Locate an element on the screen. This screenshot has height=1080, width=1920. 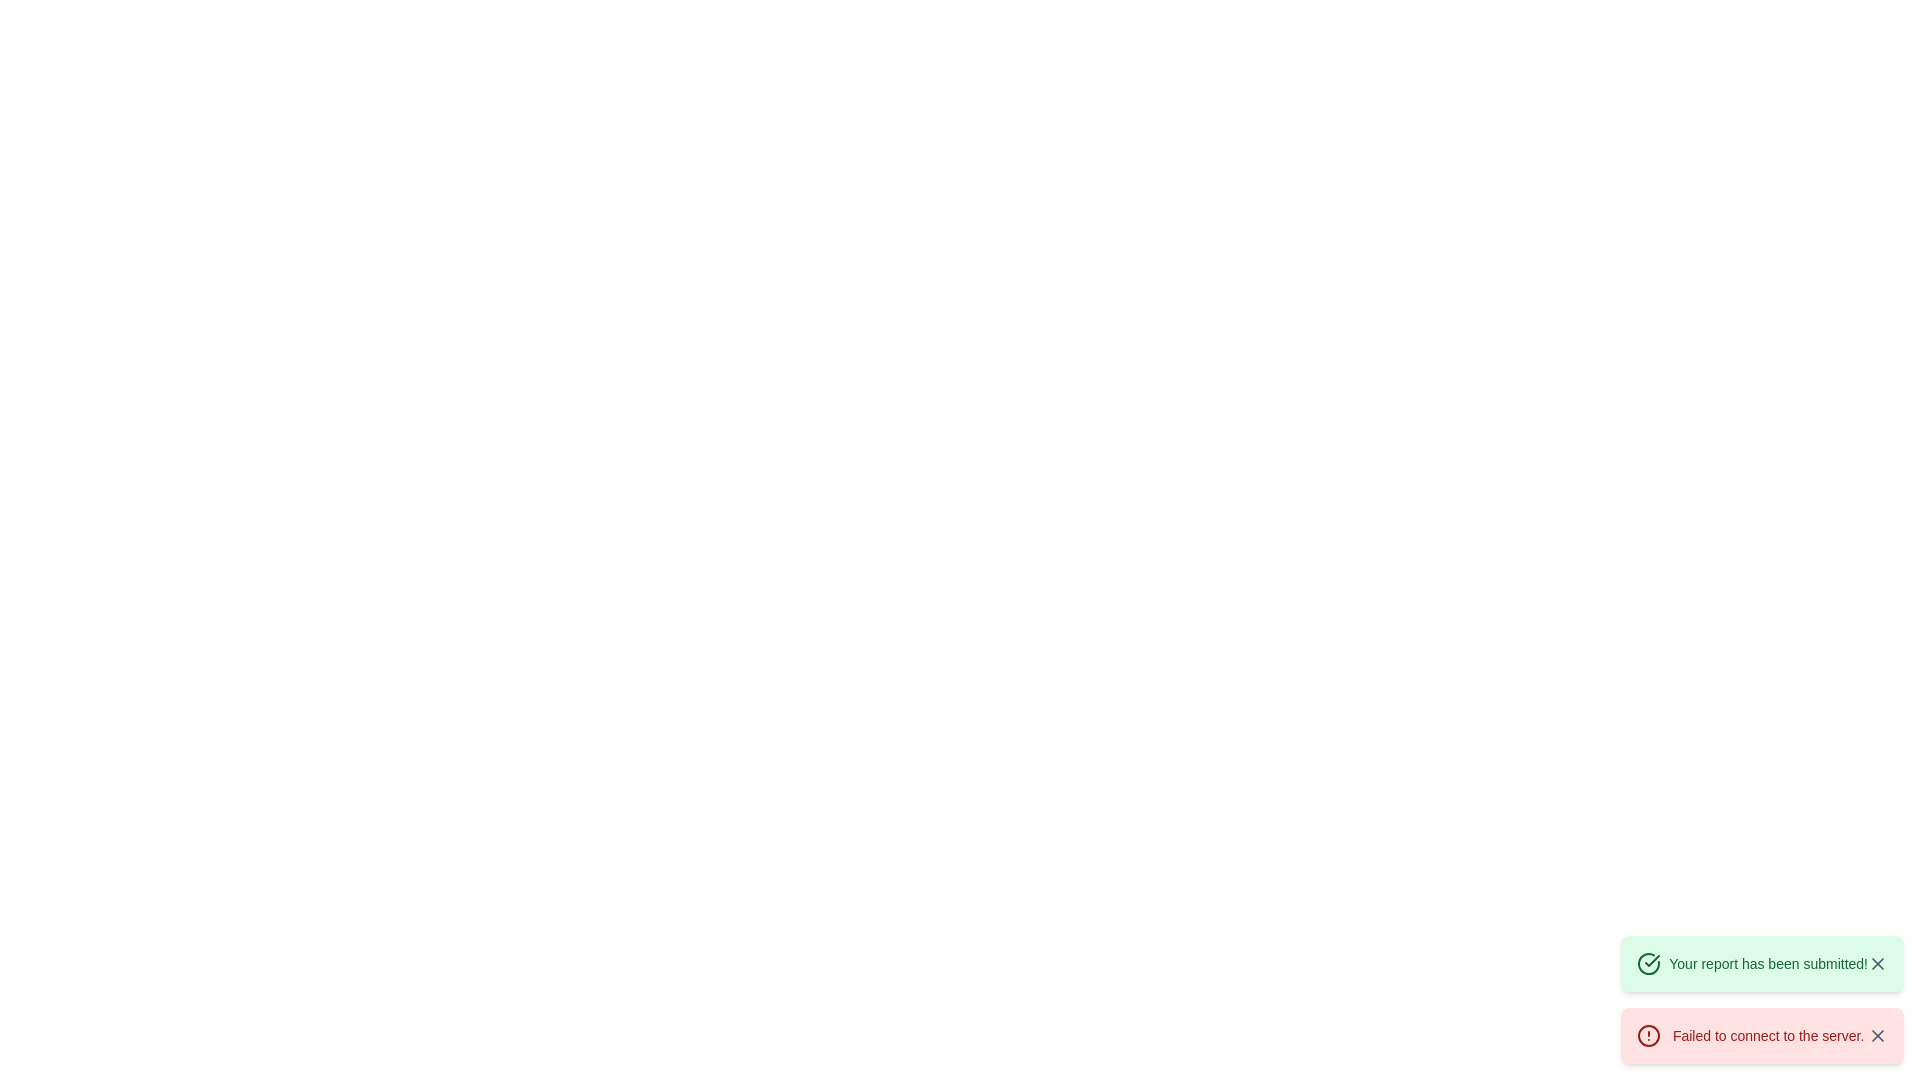
the Close or Dismiss icon, which is a diagonal cross styled as a thin line, located centrally within a small rectangular icon in the bottom-right quadrant of the interface is located at coordinates (1876, 963).